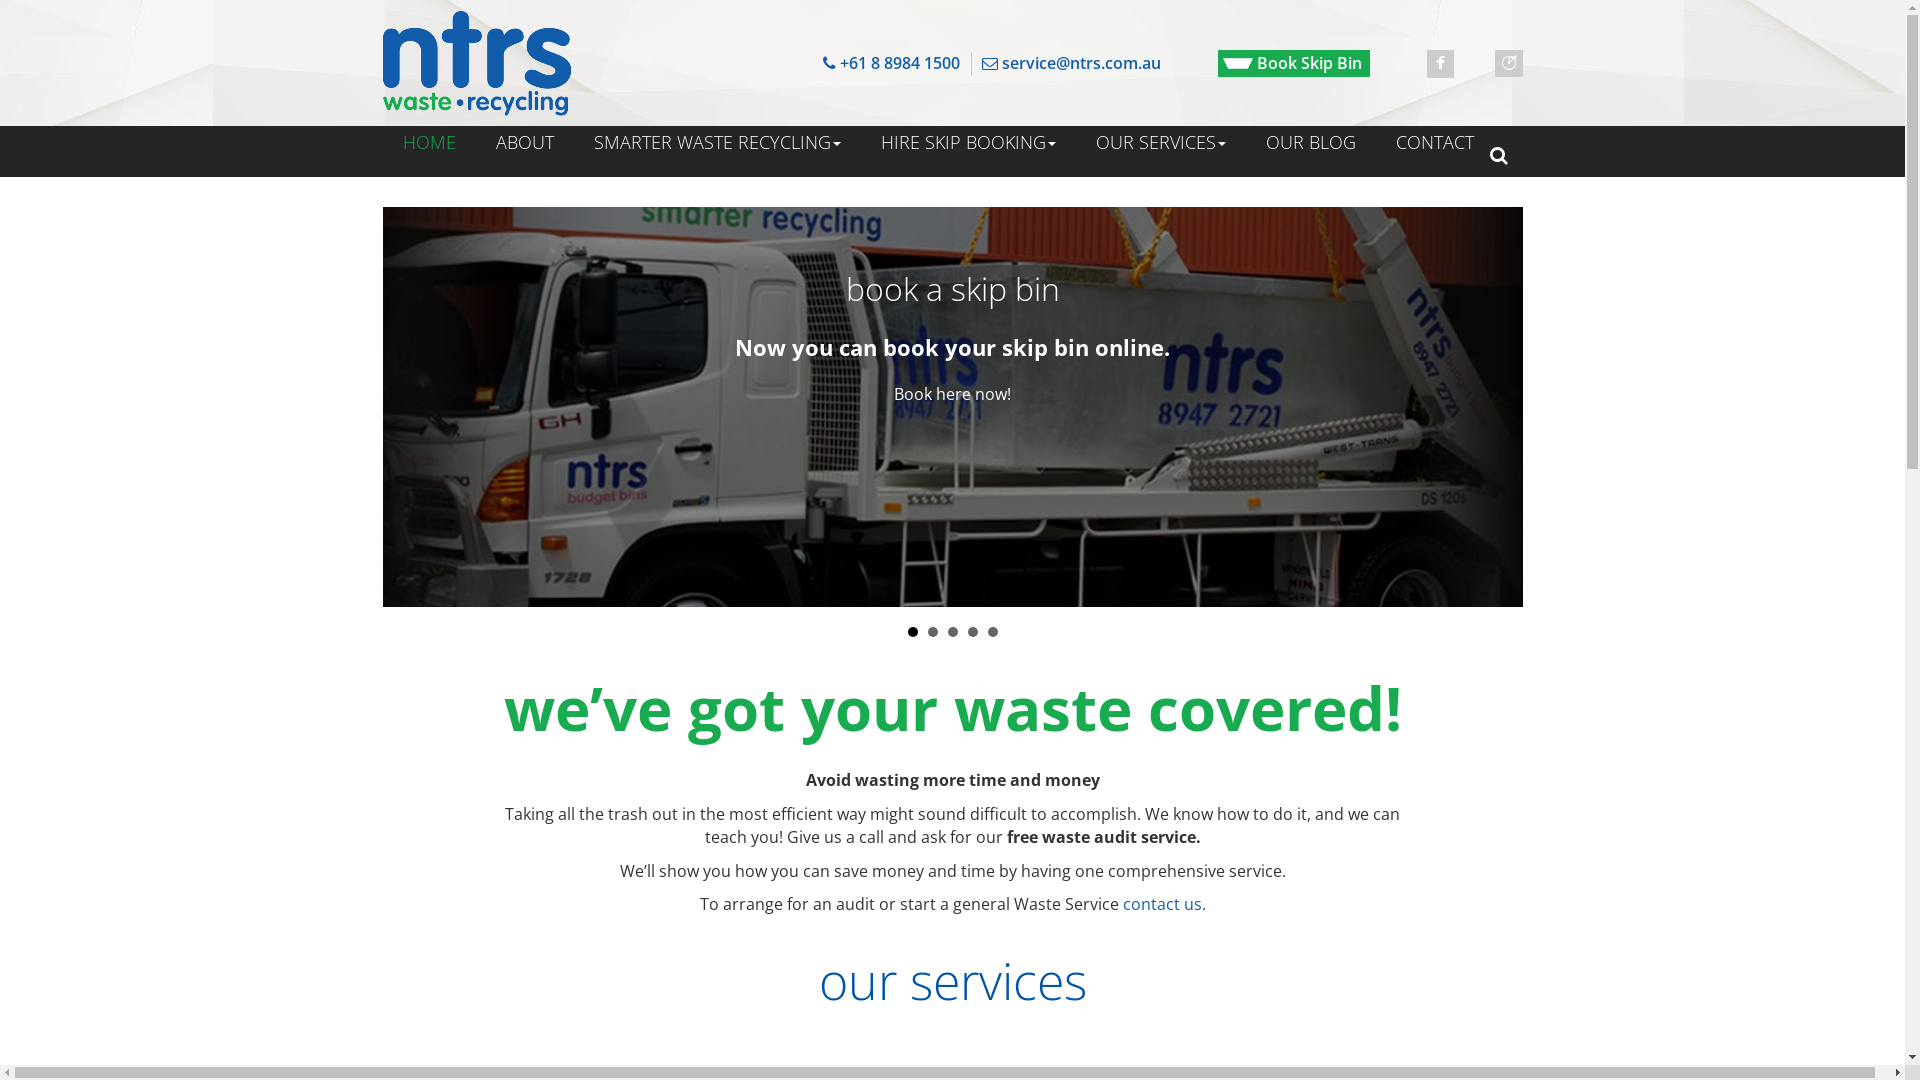  Describe the element at coordinates (1161, 903) in the screenshot. I see `'contact us'` at that location.